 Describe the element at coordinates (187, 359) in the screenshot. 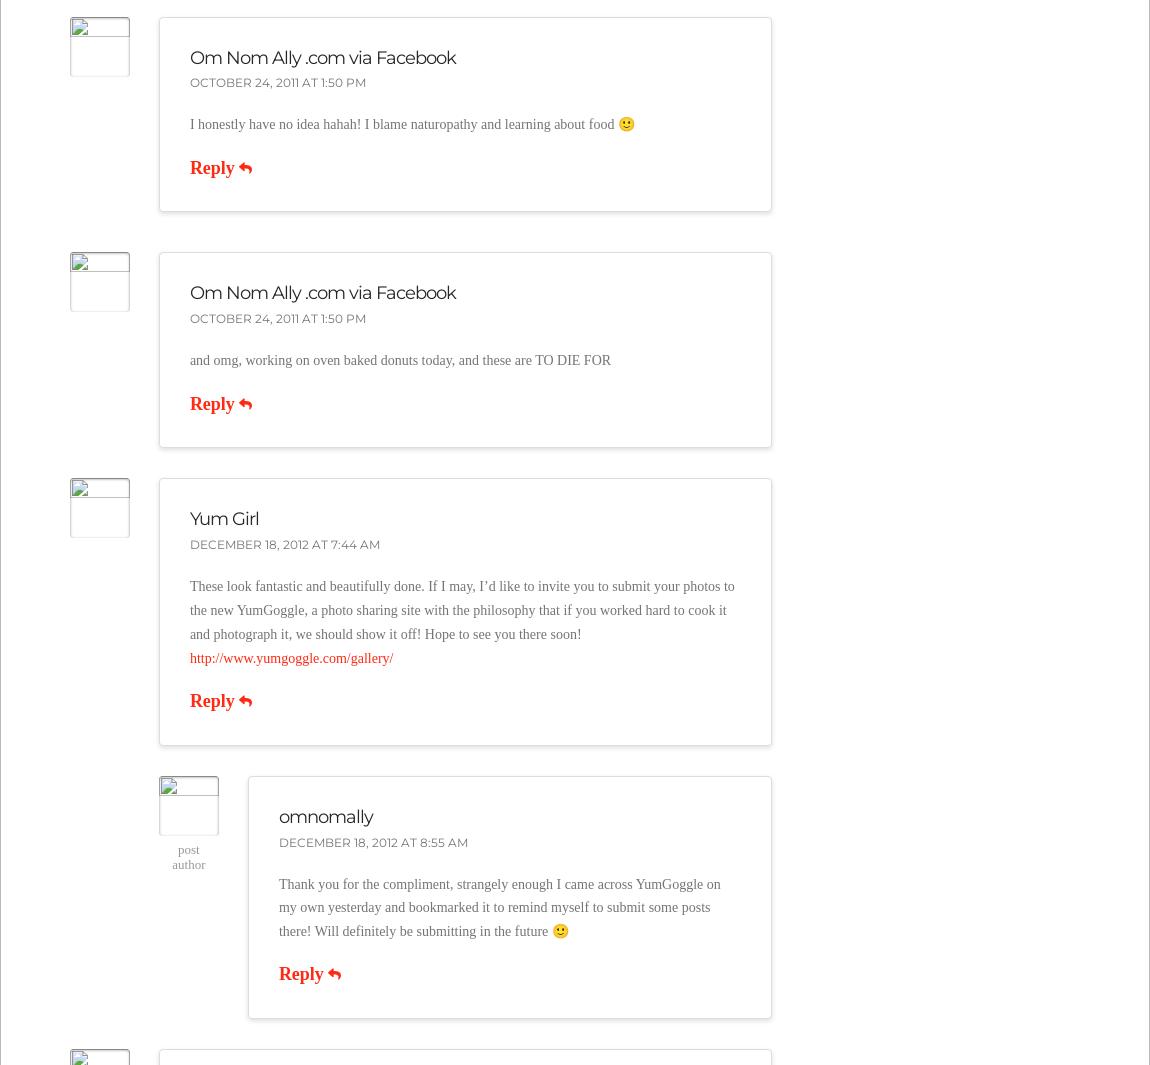

I see `'and omg, working on oven baked donuts today, and these are TO DIE FOR'` at that location.